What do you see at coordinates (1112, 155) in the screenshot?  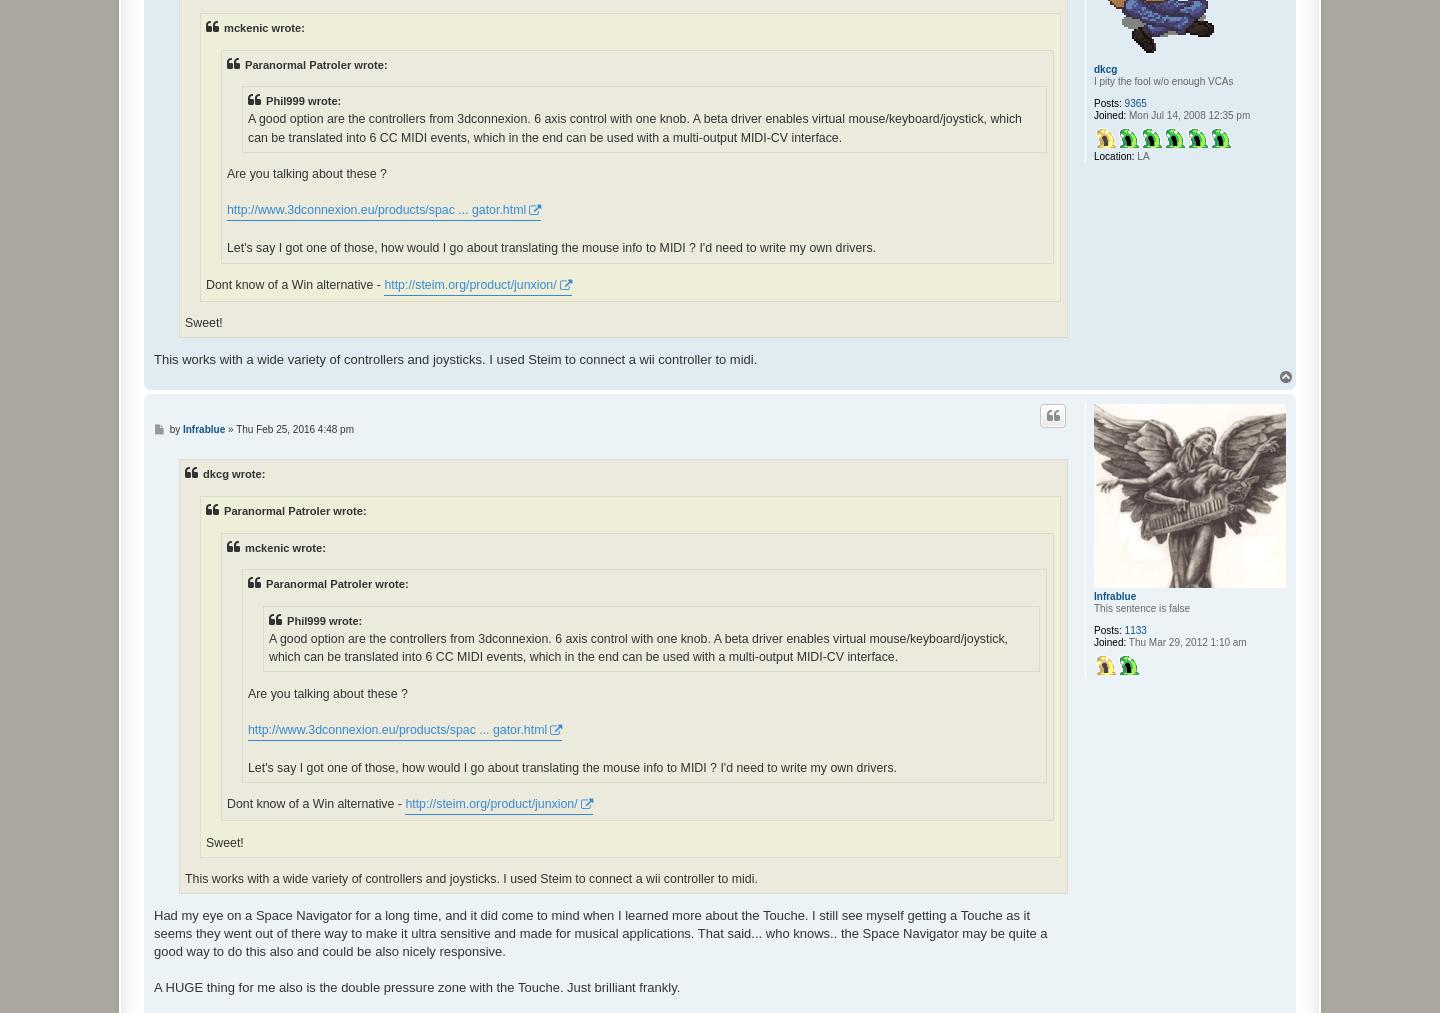 I see `'Location:'` at bounding box center [1112, 155].